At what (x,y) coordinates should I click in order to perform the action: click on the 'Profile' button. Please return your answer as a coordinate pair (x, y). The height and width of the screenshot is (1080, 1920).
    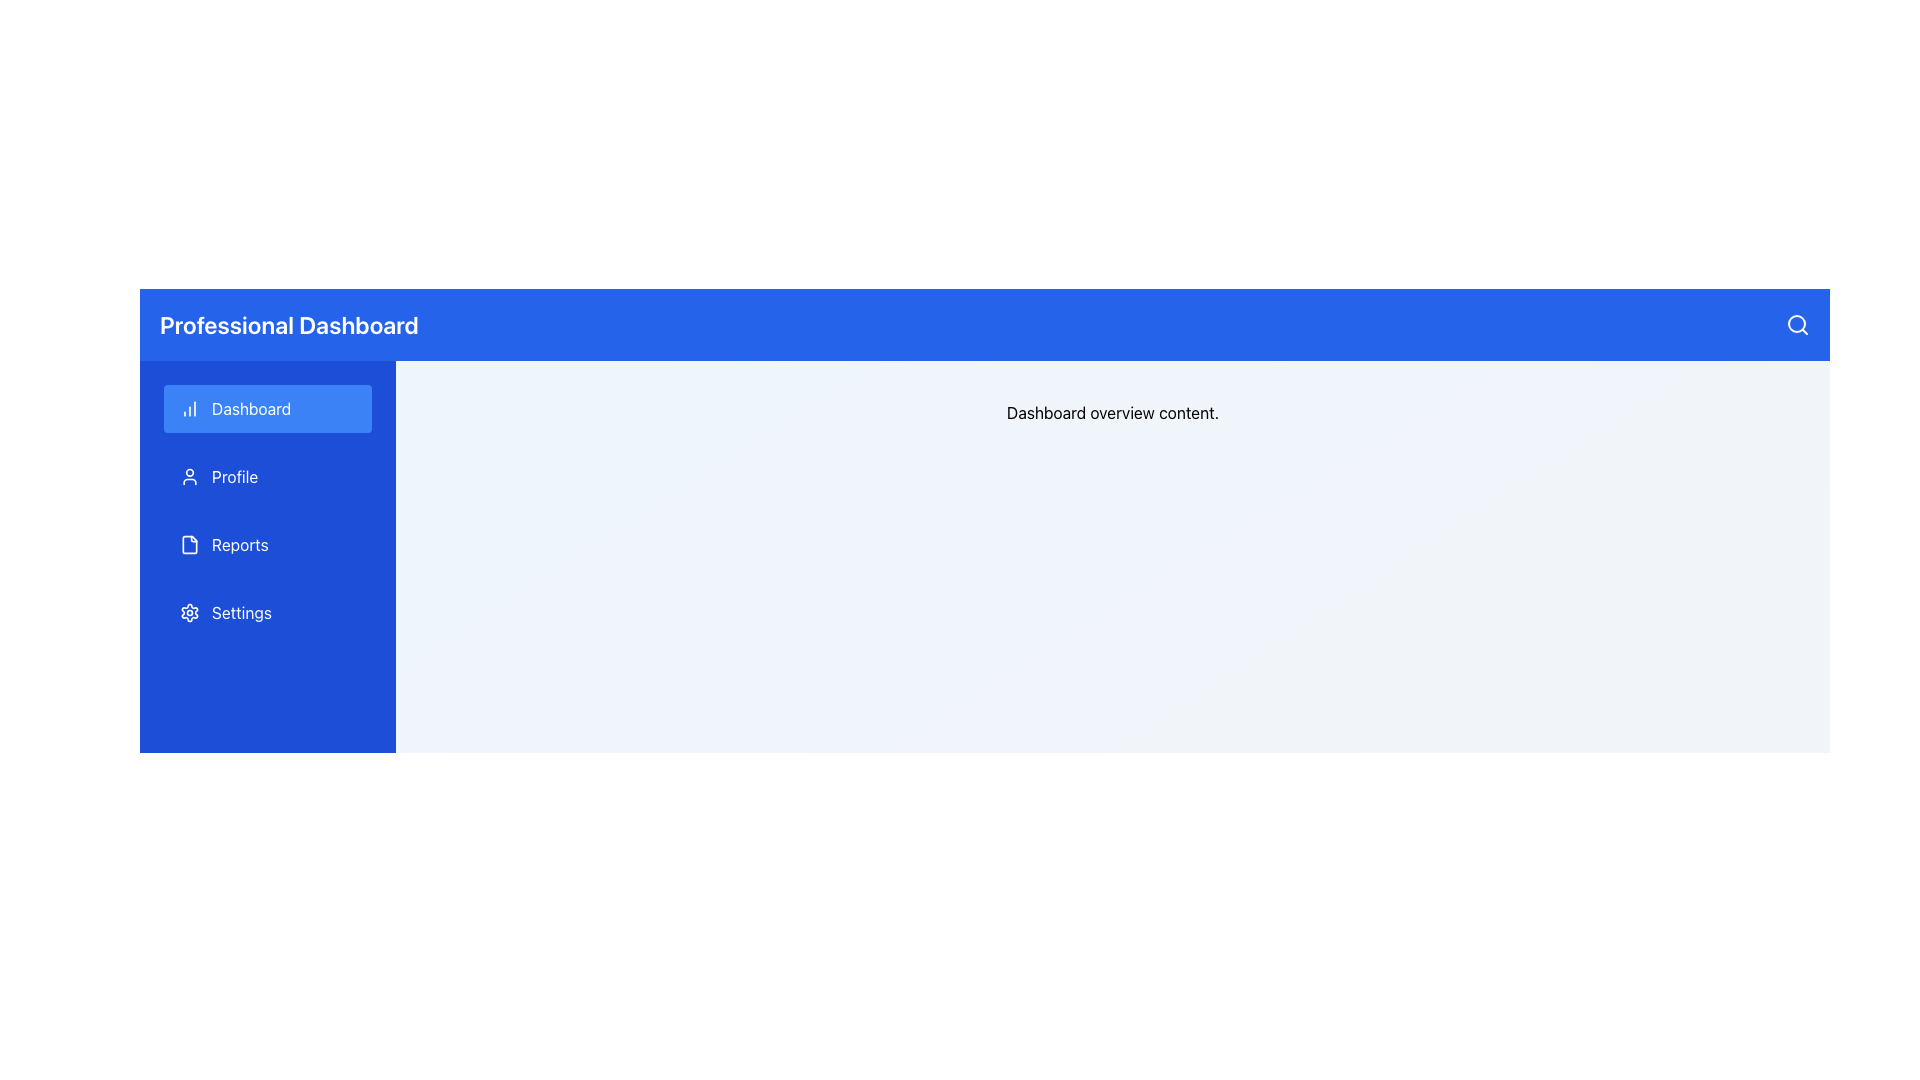
    Looking at the image, I should click on (267, 477).